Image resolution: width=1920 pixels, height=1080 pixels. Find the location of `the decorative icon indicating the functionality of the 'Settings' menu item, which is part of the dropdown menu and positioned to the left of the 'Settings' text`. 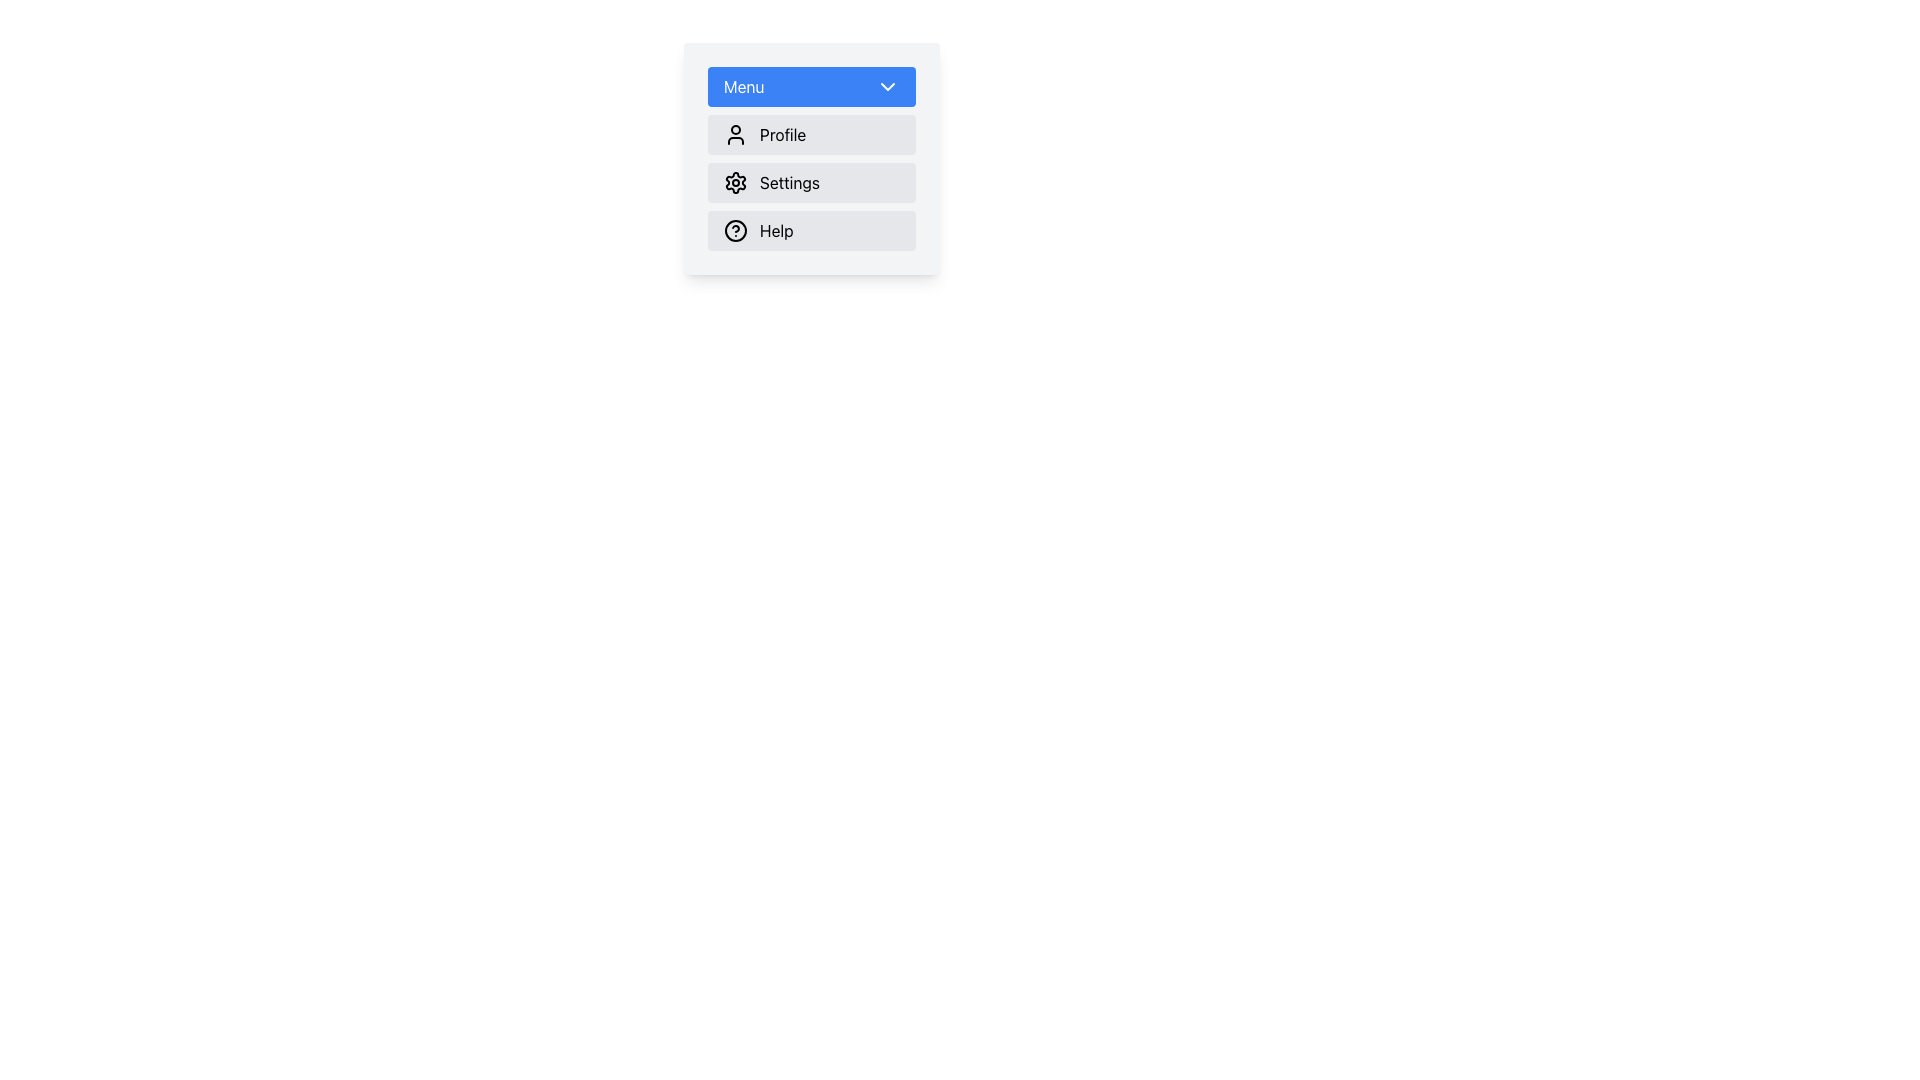

the decorative icon indicating the functionality of the 'Settings' menu item, which is part of the dropdown menu and positioned to the left of the 'Settings' text is located at coordinates (734, 182).